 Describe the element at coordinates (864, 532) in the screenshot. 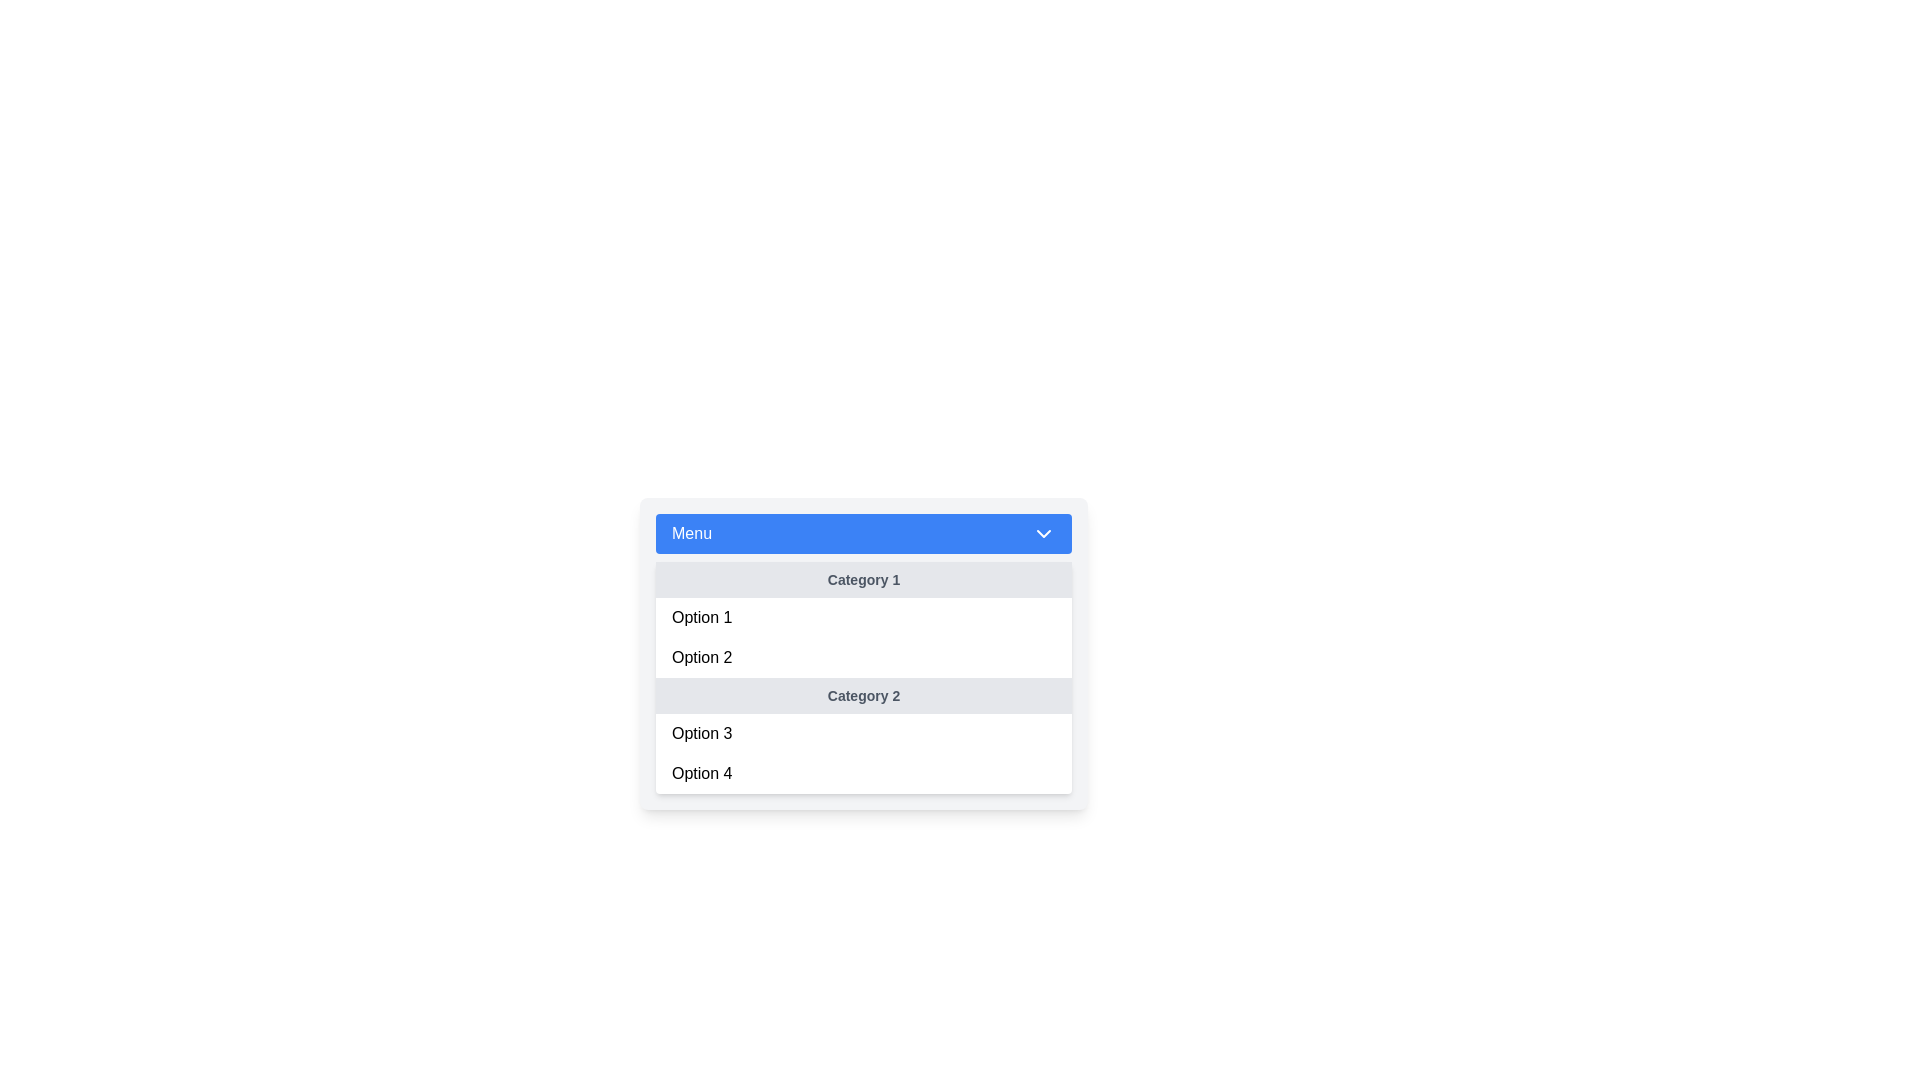

I see `the dropdown menu trigger button located at the top of the box displaying categorized options` at that location.